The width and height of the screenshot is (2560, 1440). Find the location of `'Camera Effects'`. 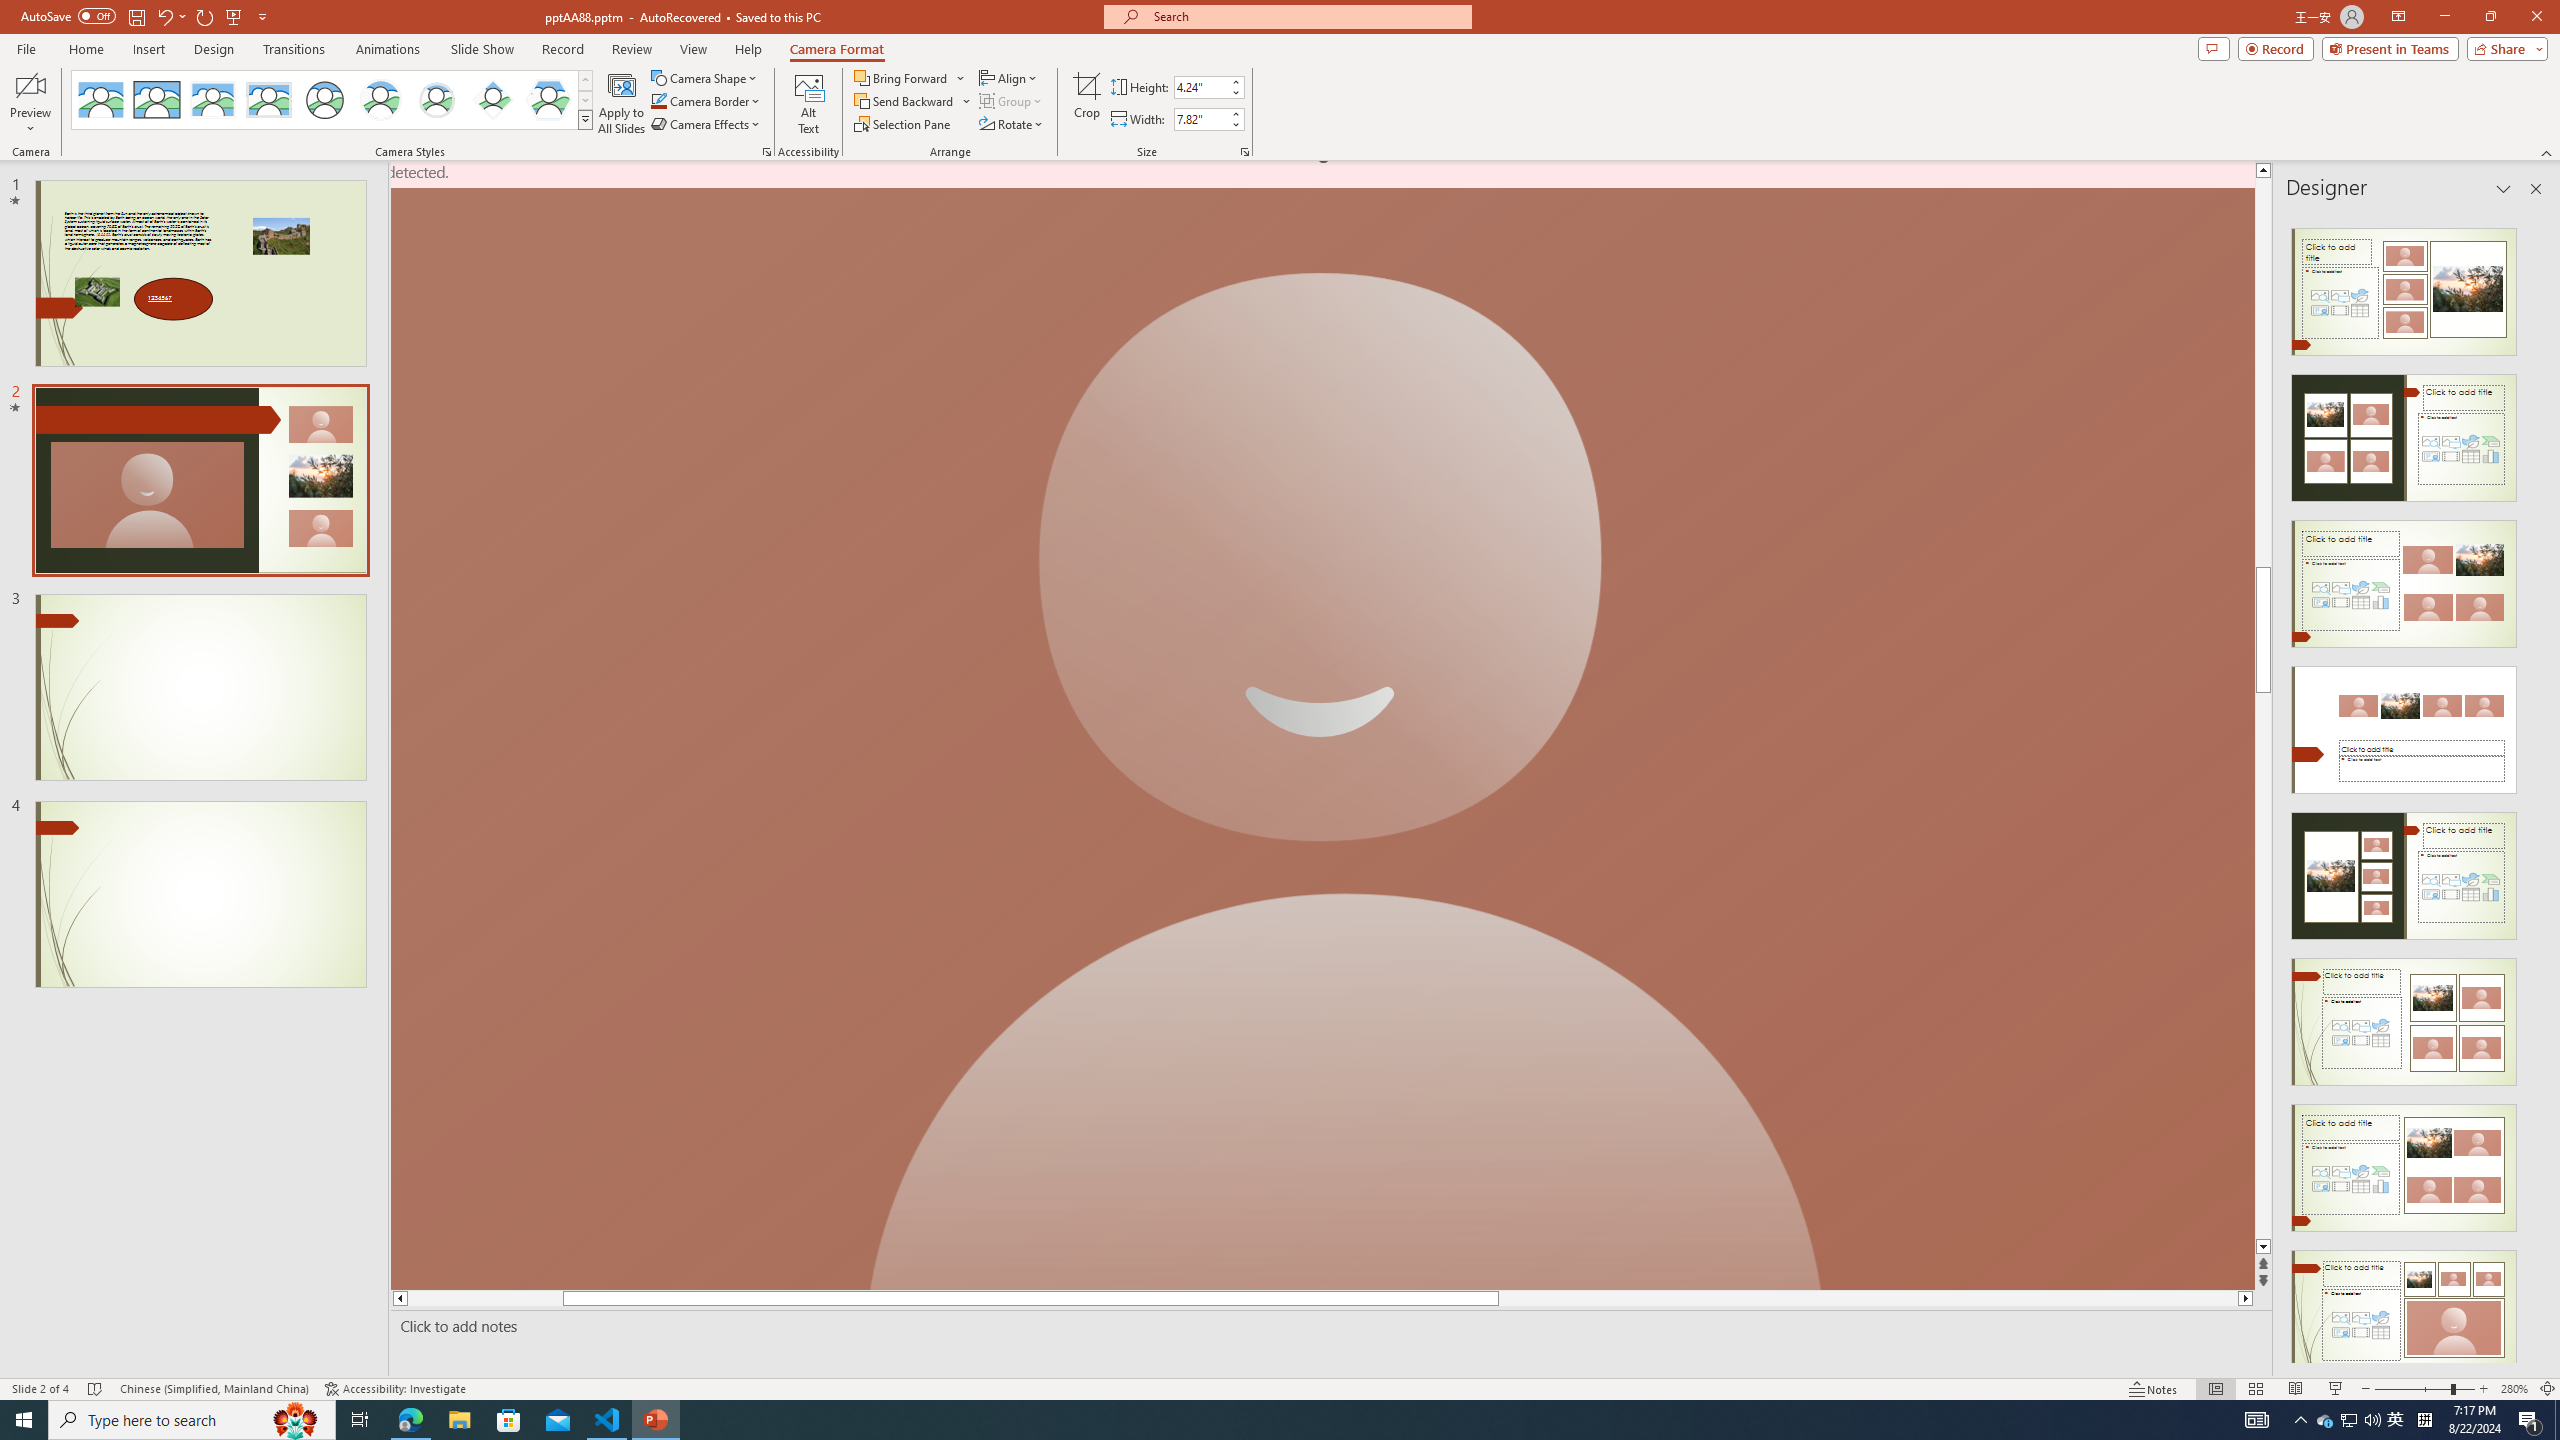

'Camera Effects' is located at coordinates (706, 122).